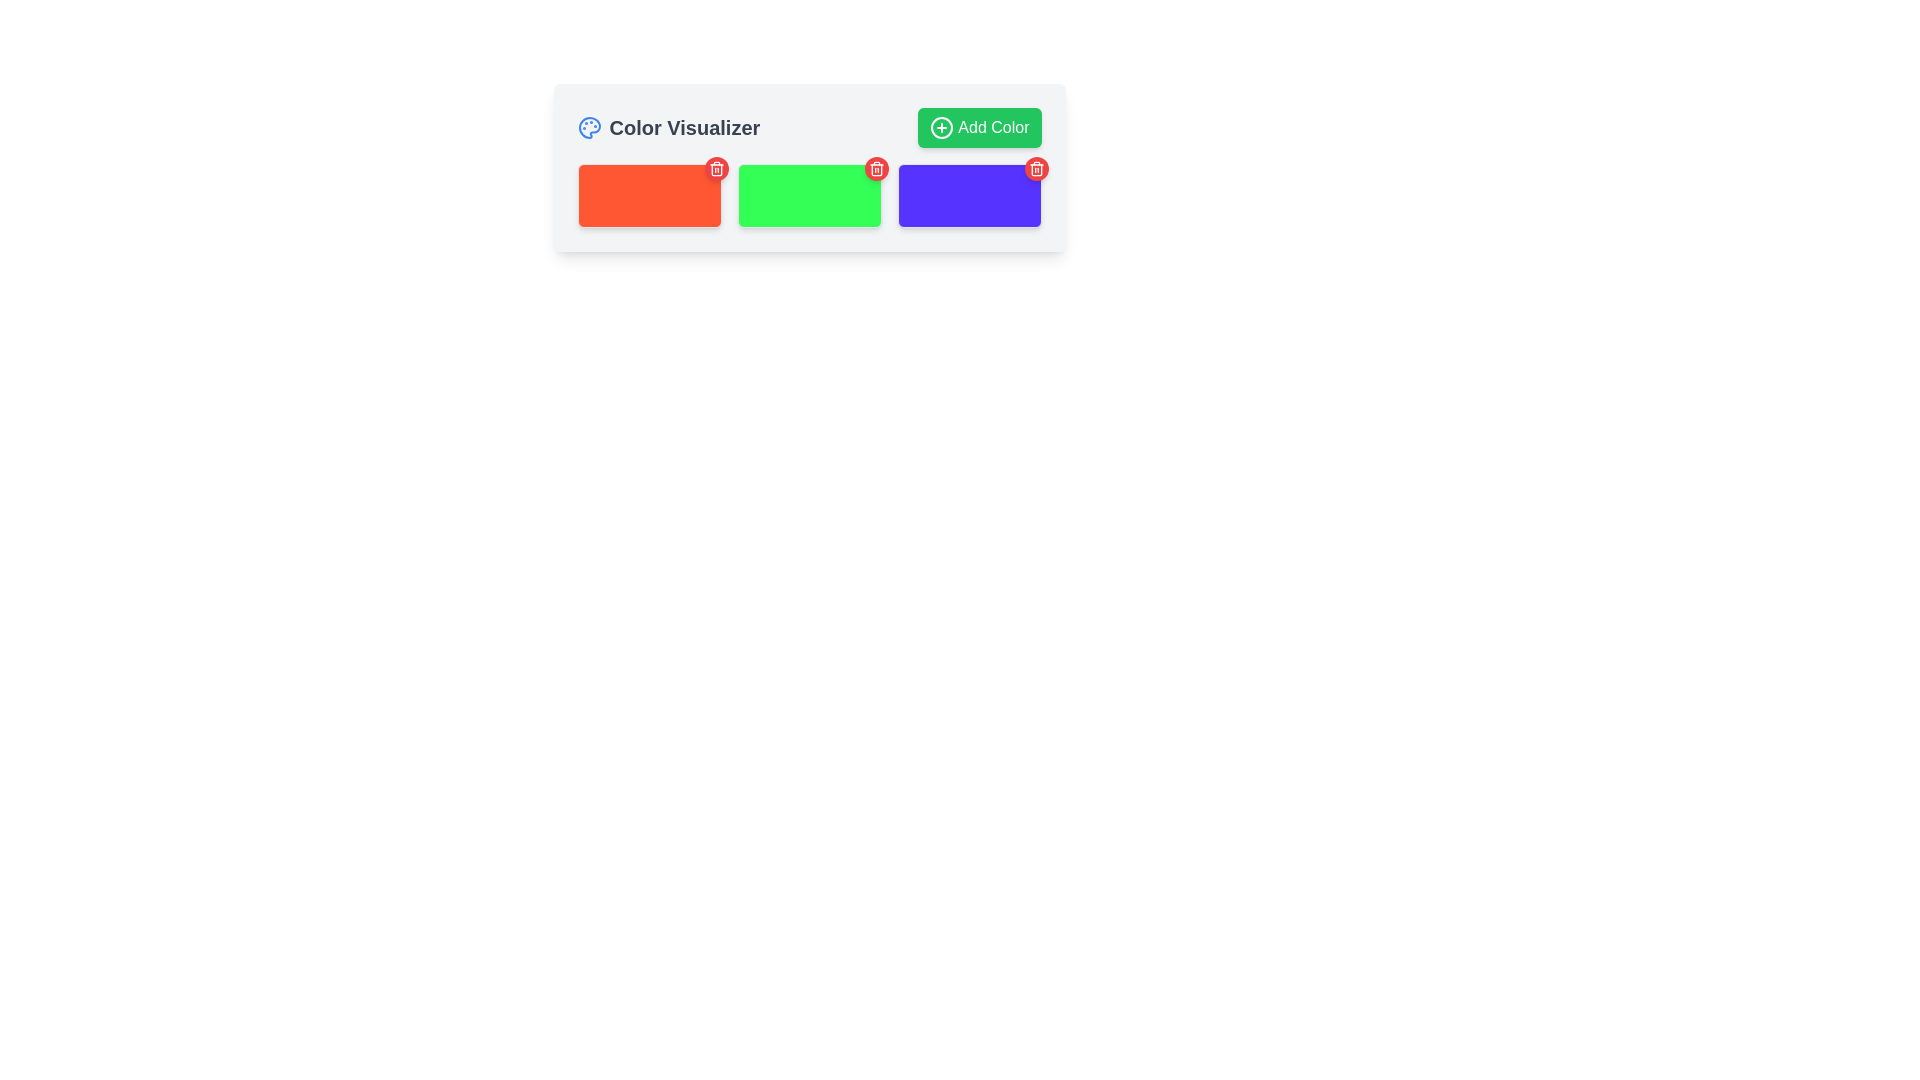 The height and width of the screenshot is (1080, 1920). I want to click on the palette icon located in the top-left portion of the interface, near the text 'Color Visualizer', so click(588, 127).